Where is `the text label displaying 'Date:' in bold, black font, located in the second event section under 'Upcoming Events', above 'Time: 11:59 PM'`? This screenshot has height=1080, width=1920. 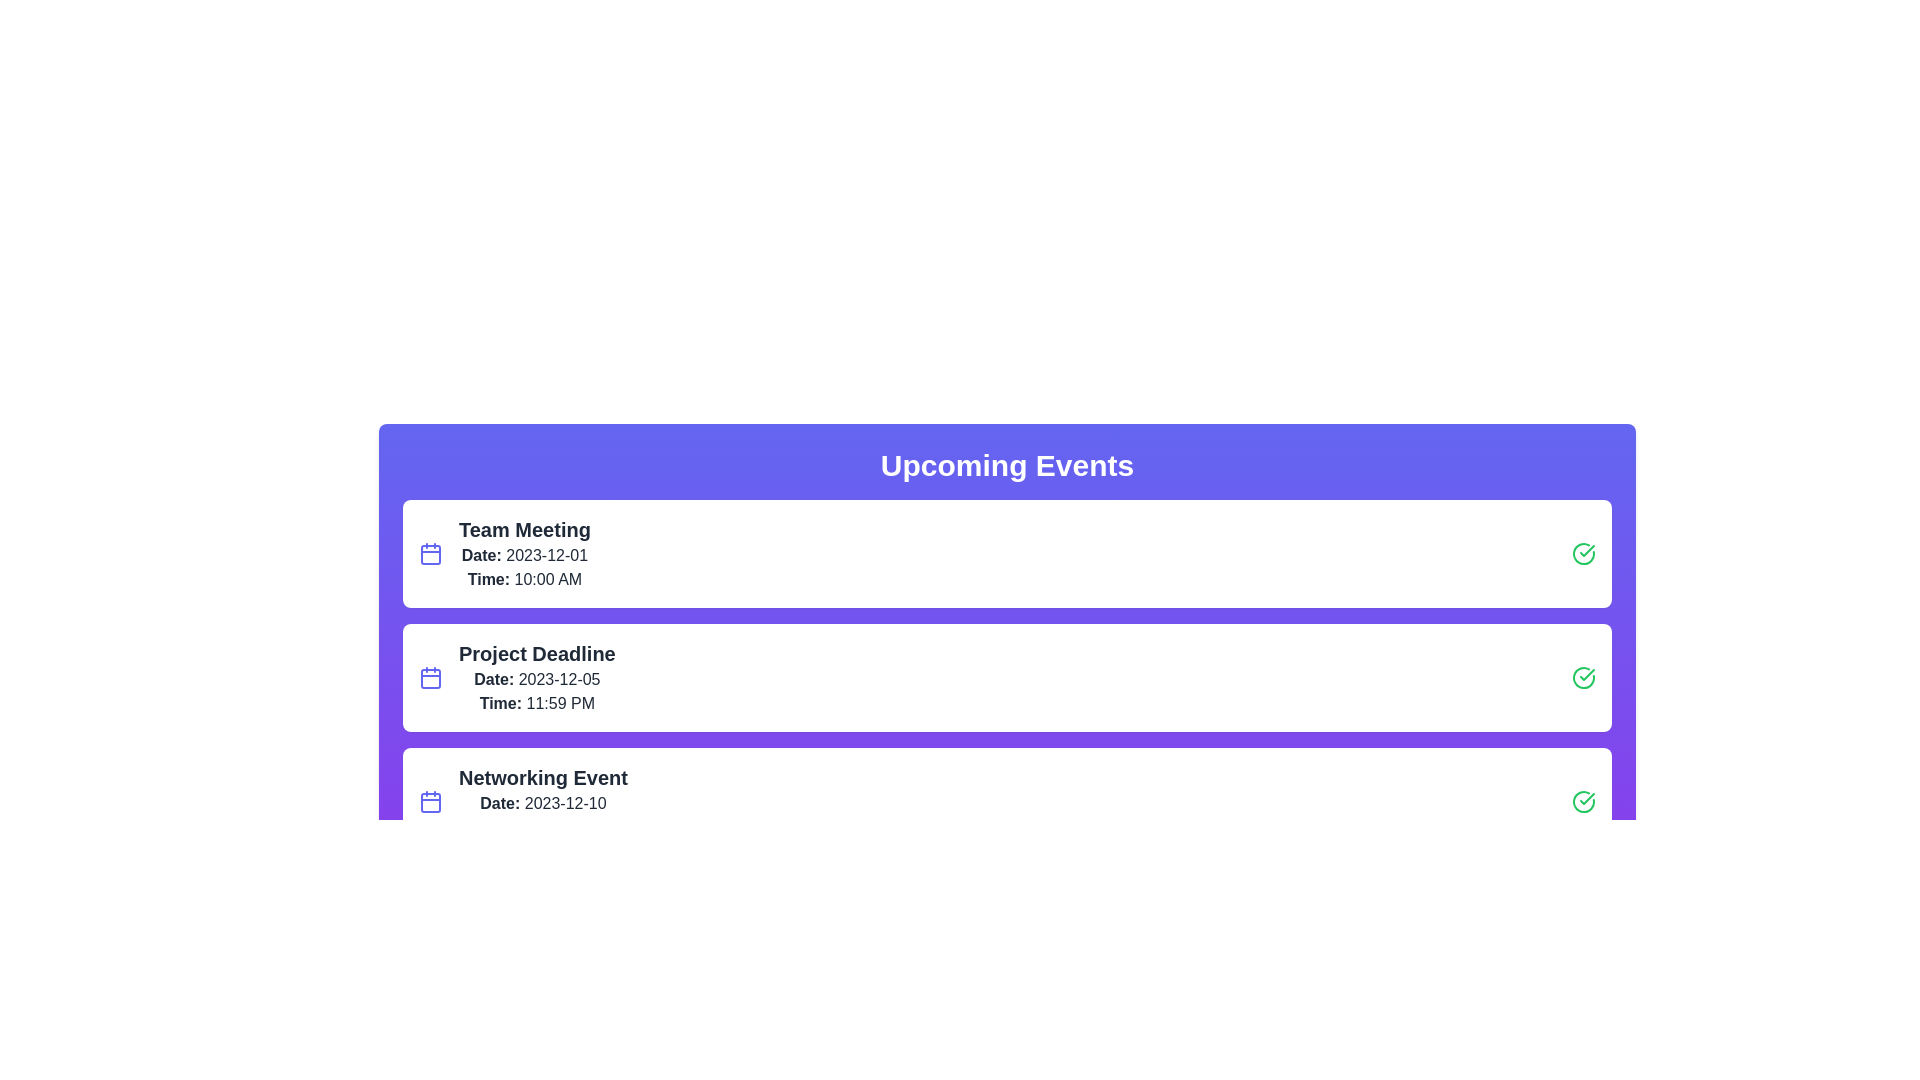
the text label displaying 'Date:' in bold, black font, located in the second event section under 'Upcoming Events', above 'Time: 11:59 PM' is located at coordinates (494, 678).